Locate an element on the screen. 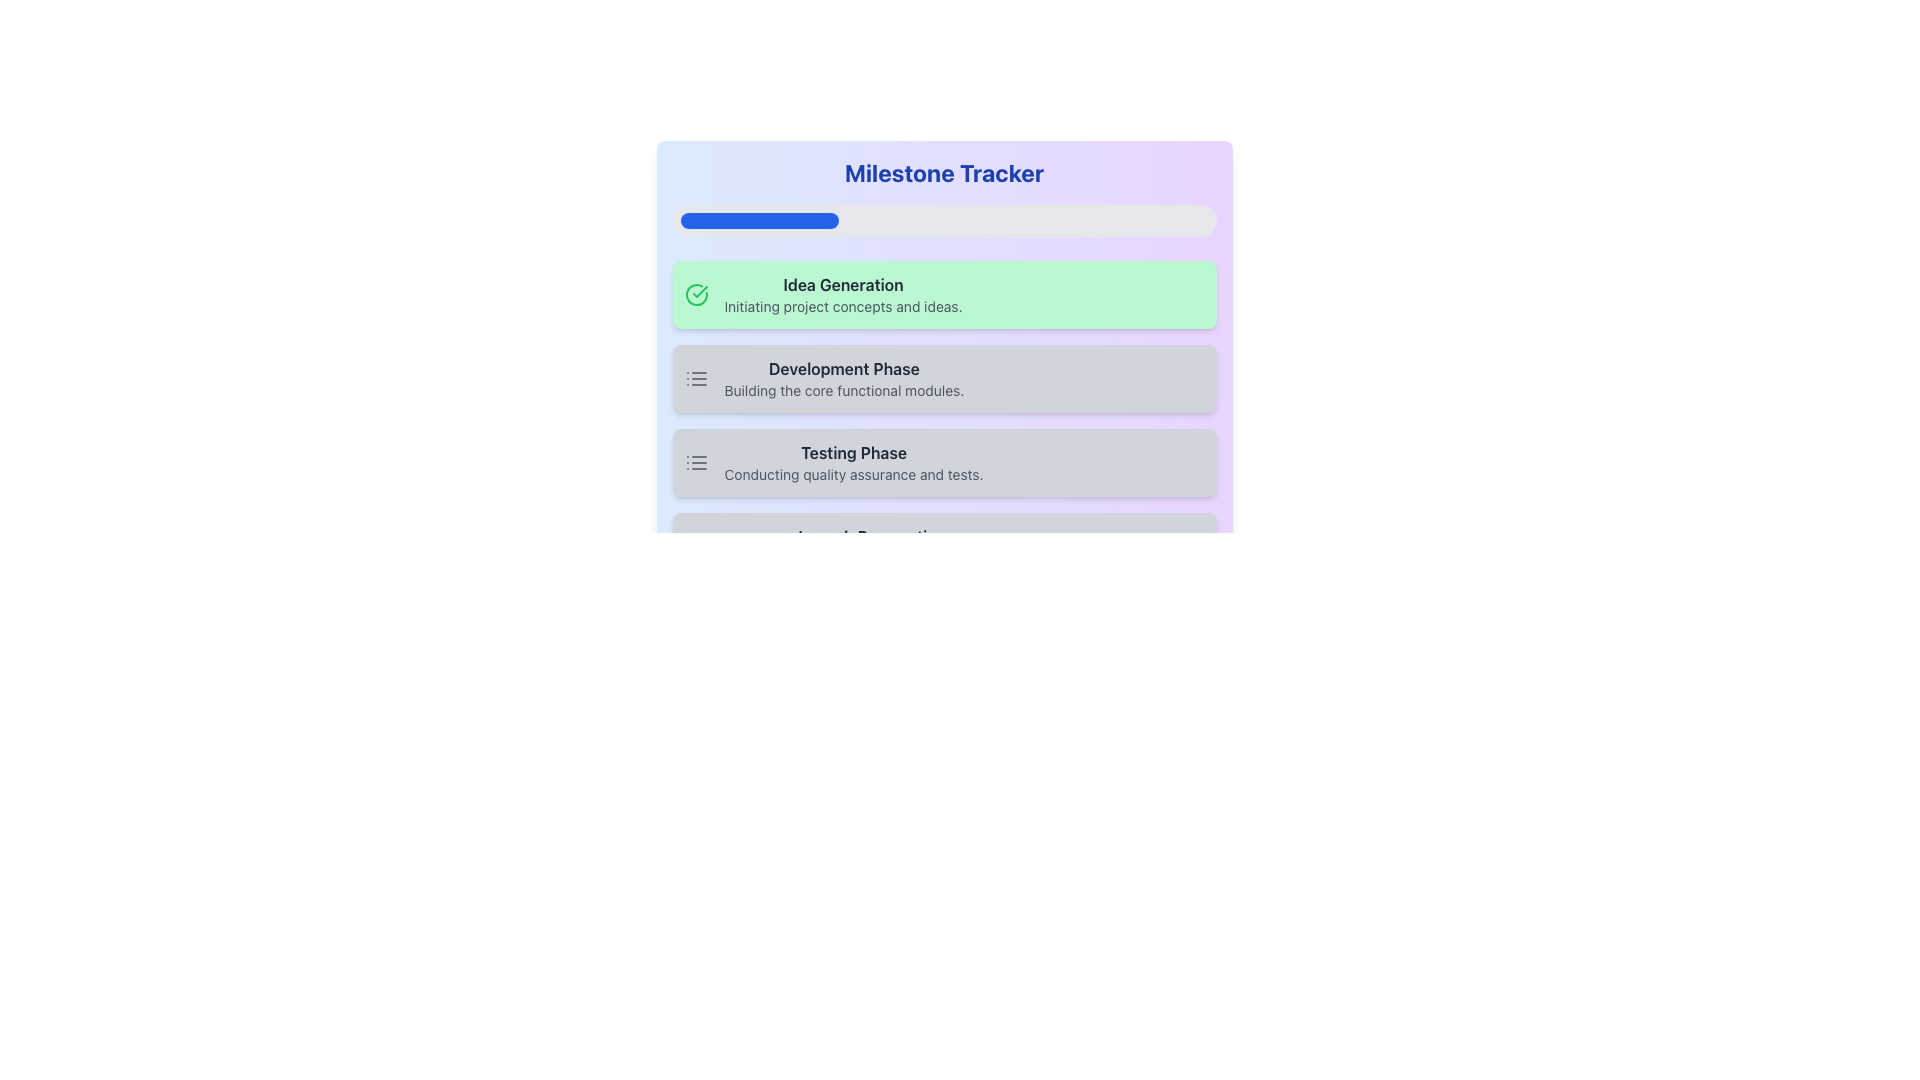 The height and width of the screenshot is (1080, 1920). the progress visually on the Progress Bar located below the 'Milestone Tracker' heading is located at coordinates (943, 220).